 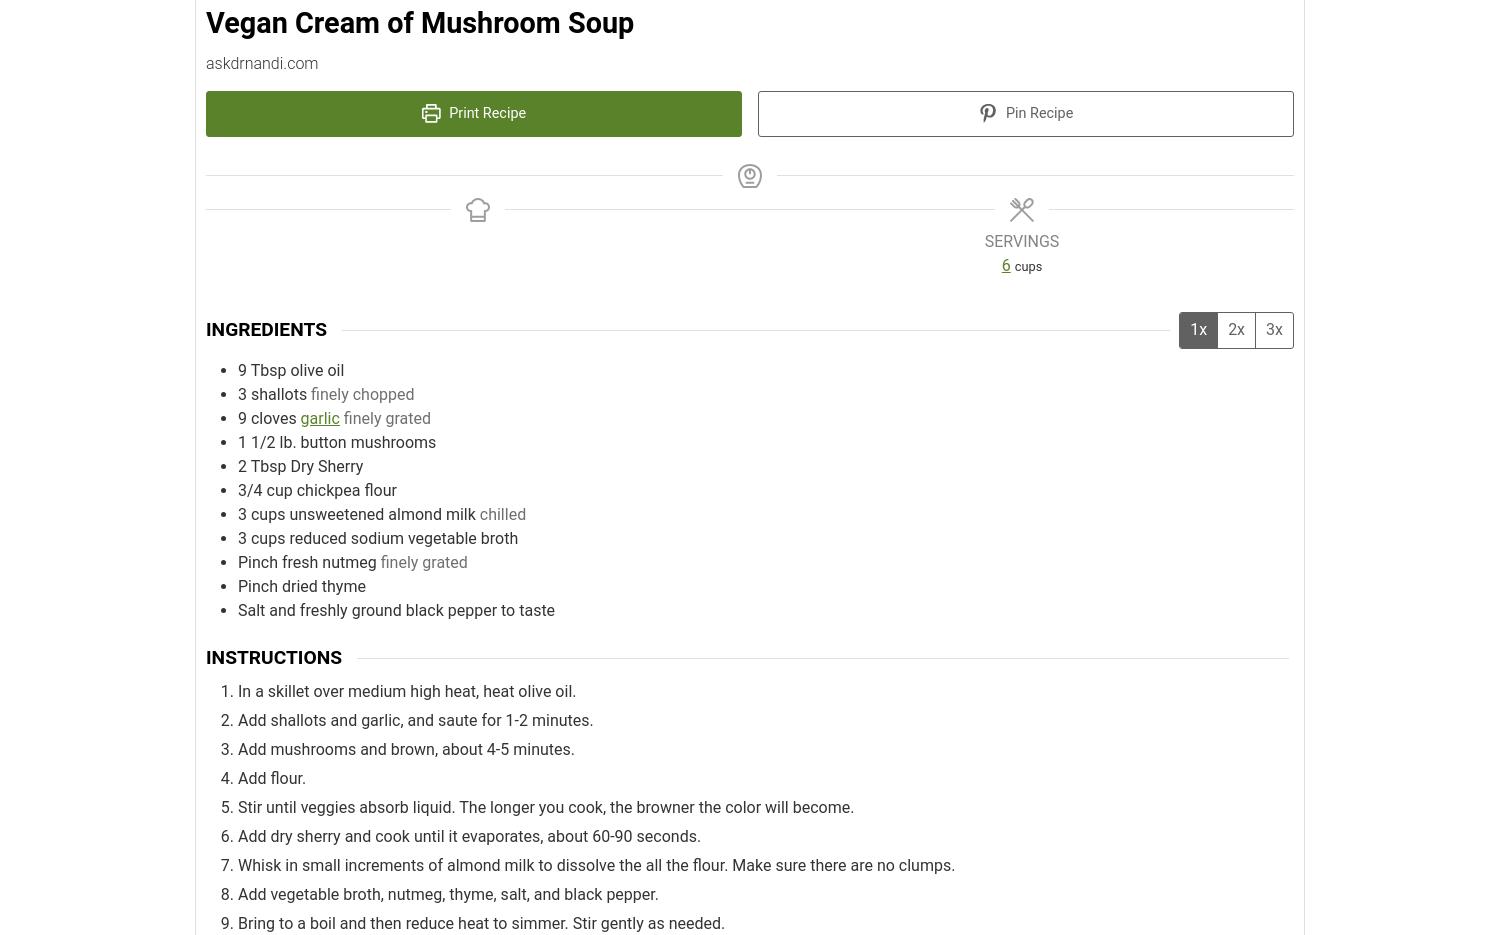 What do you see at coordinates (345, 489) in the screenshot?
I see `'chickpea flour'` at bounding box center [345, 489].